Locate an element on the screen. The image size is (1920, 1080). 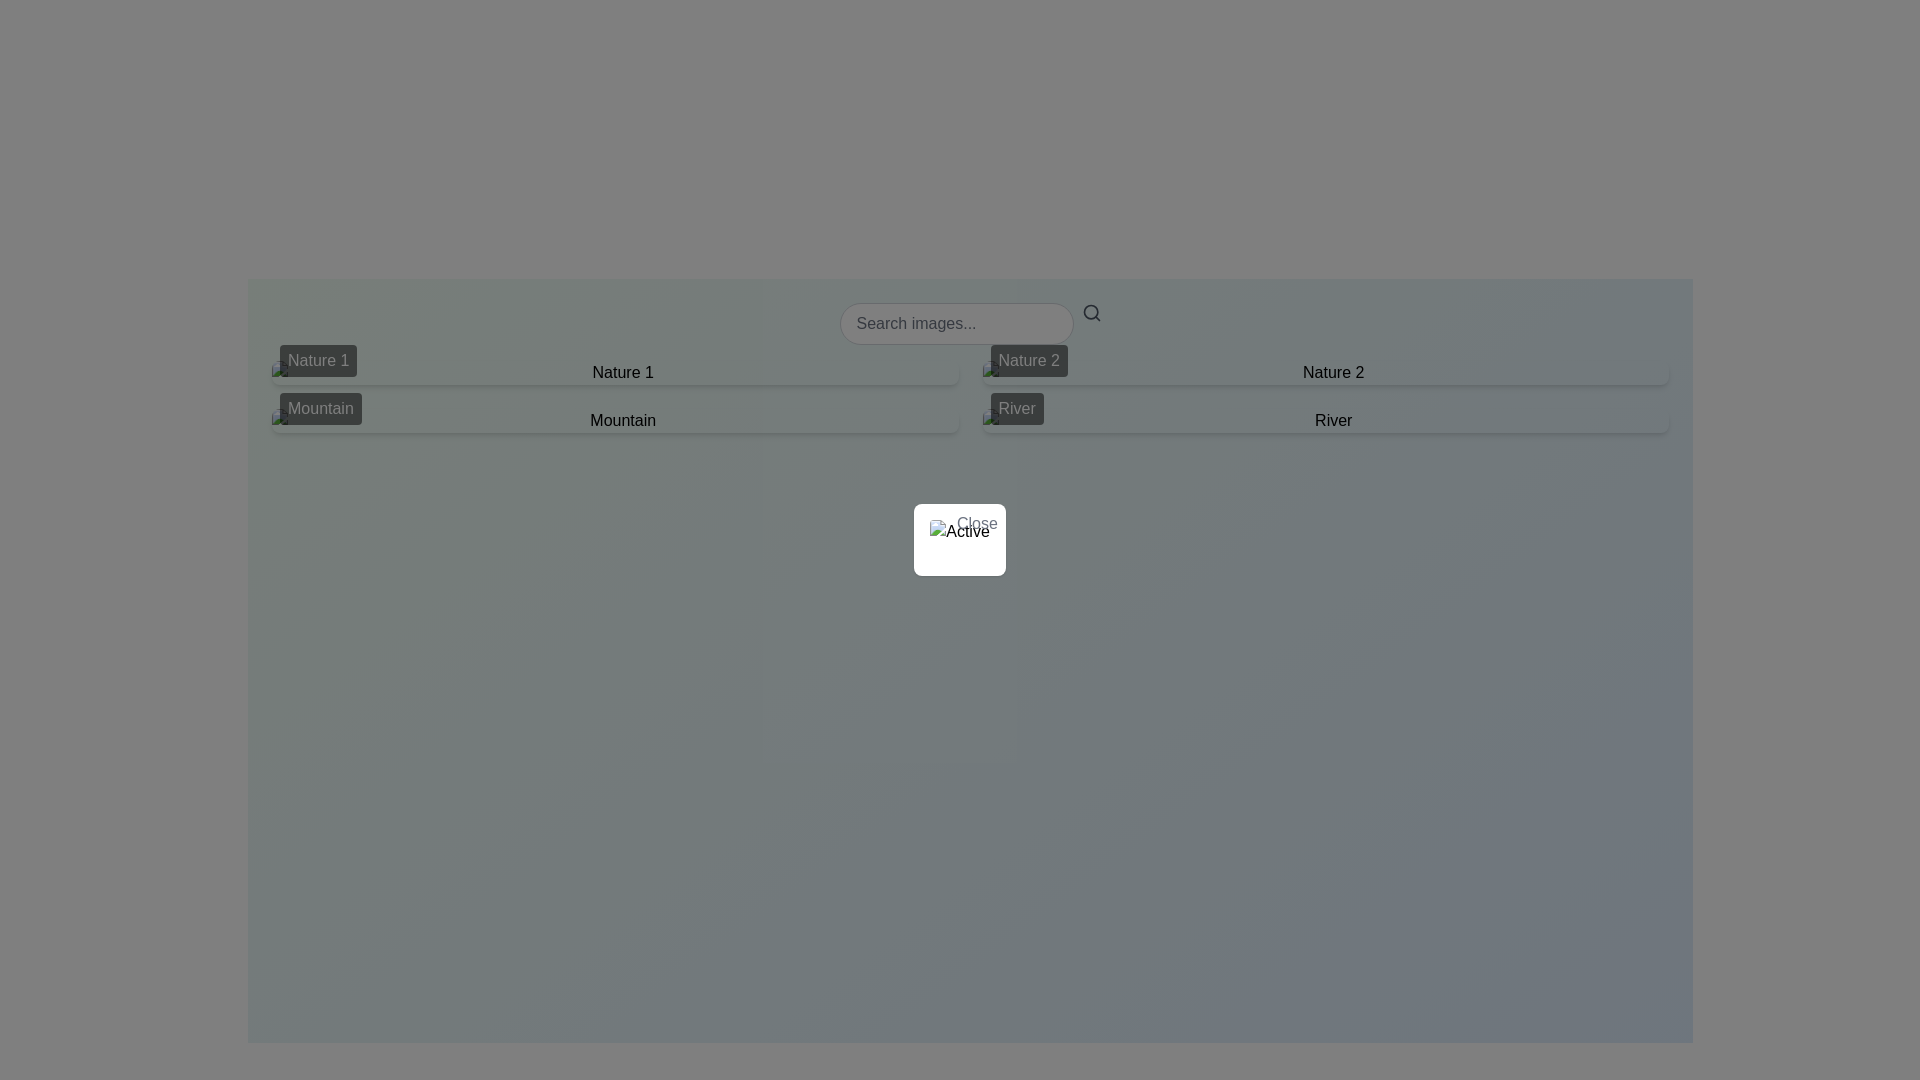
the search icon located to the immediate right of the 'Search images...' text input field is located at coordinates (1090, 312).